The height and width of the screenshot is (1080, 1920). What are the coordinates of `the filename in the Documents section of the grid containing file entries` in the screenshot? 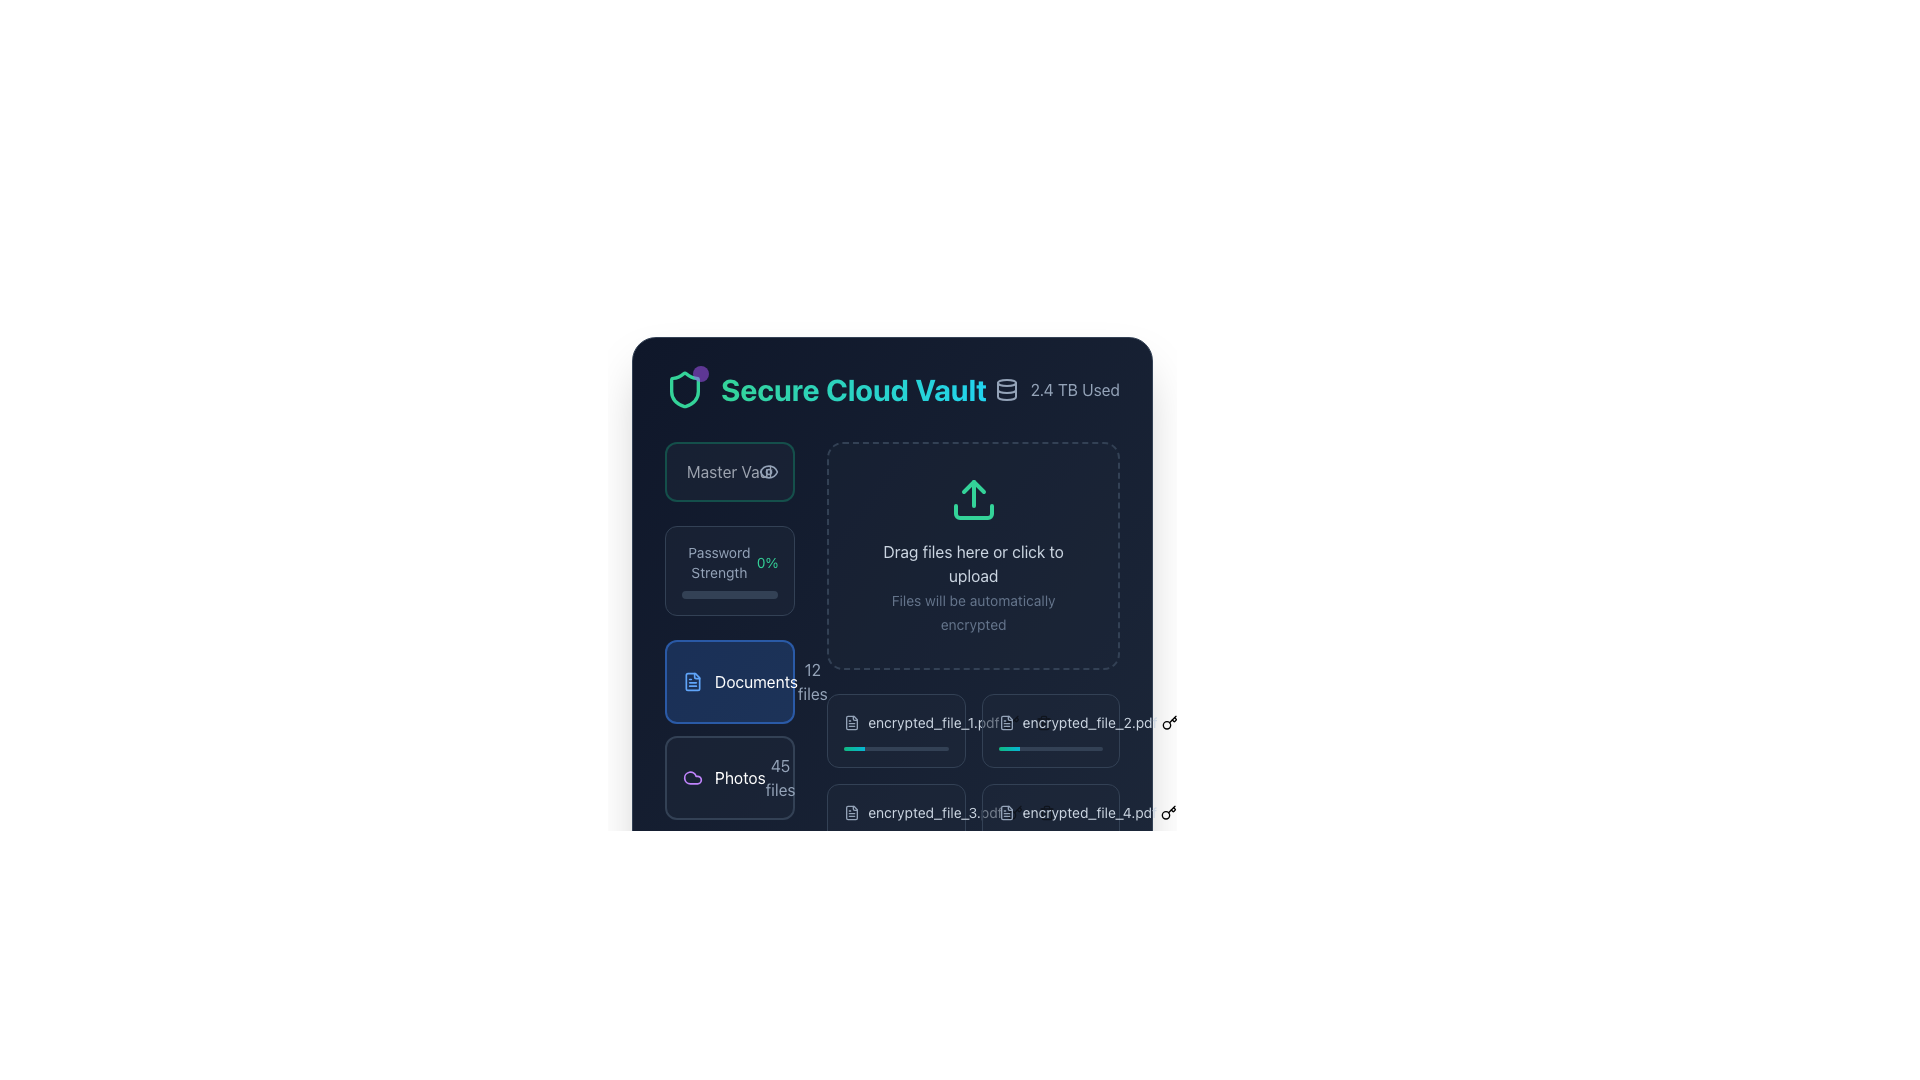 It's located at (973, 774).